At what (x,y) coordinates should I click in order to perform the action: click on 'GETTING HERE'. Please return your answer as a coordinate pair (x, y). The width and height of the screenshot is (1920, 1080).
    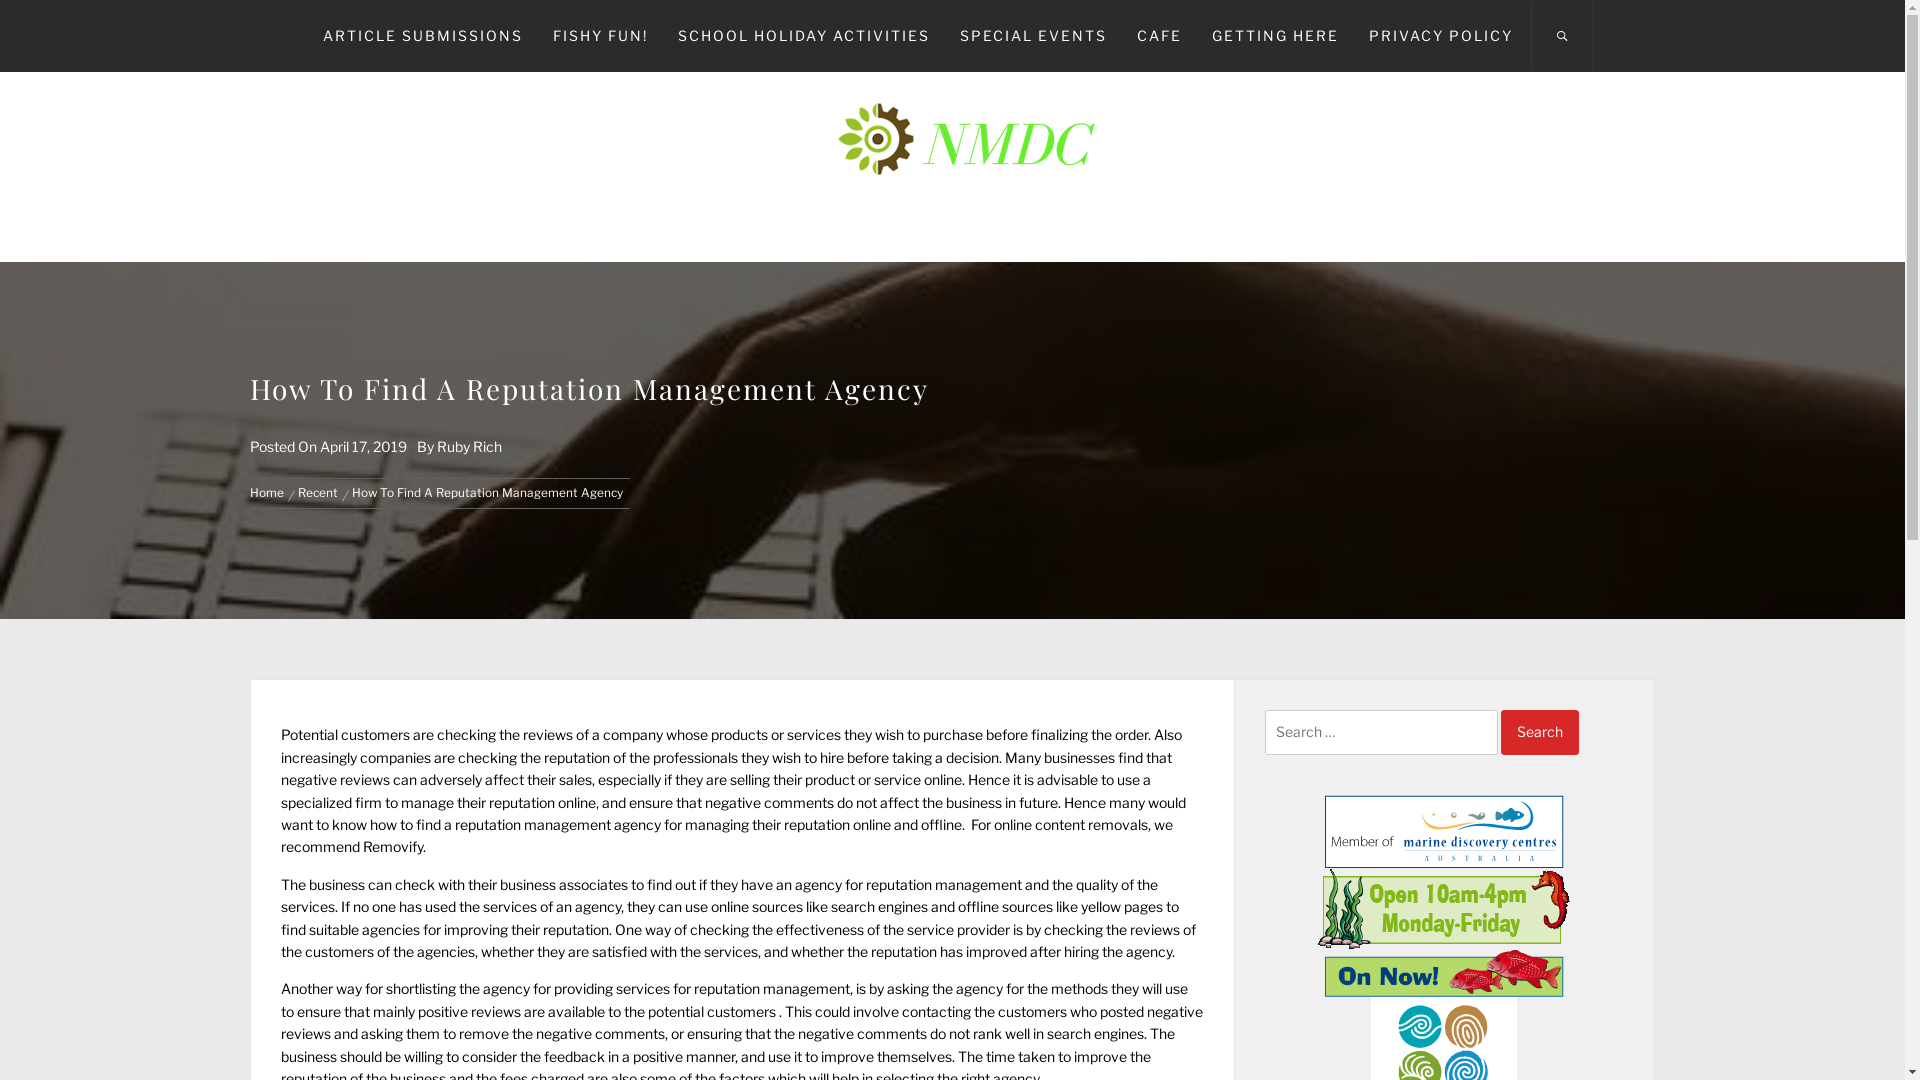
    Looking at the image, I should click on (1273, 35).